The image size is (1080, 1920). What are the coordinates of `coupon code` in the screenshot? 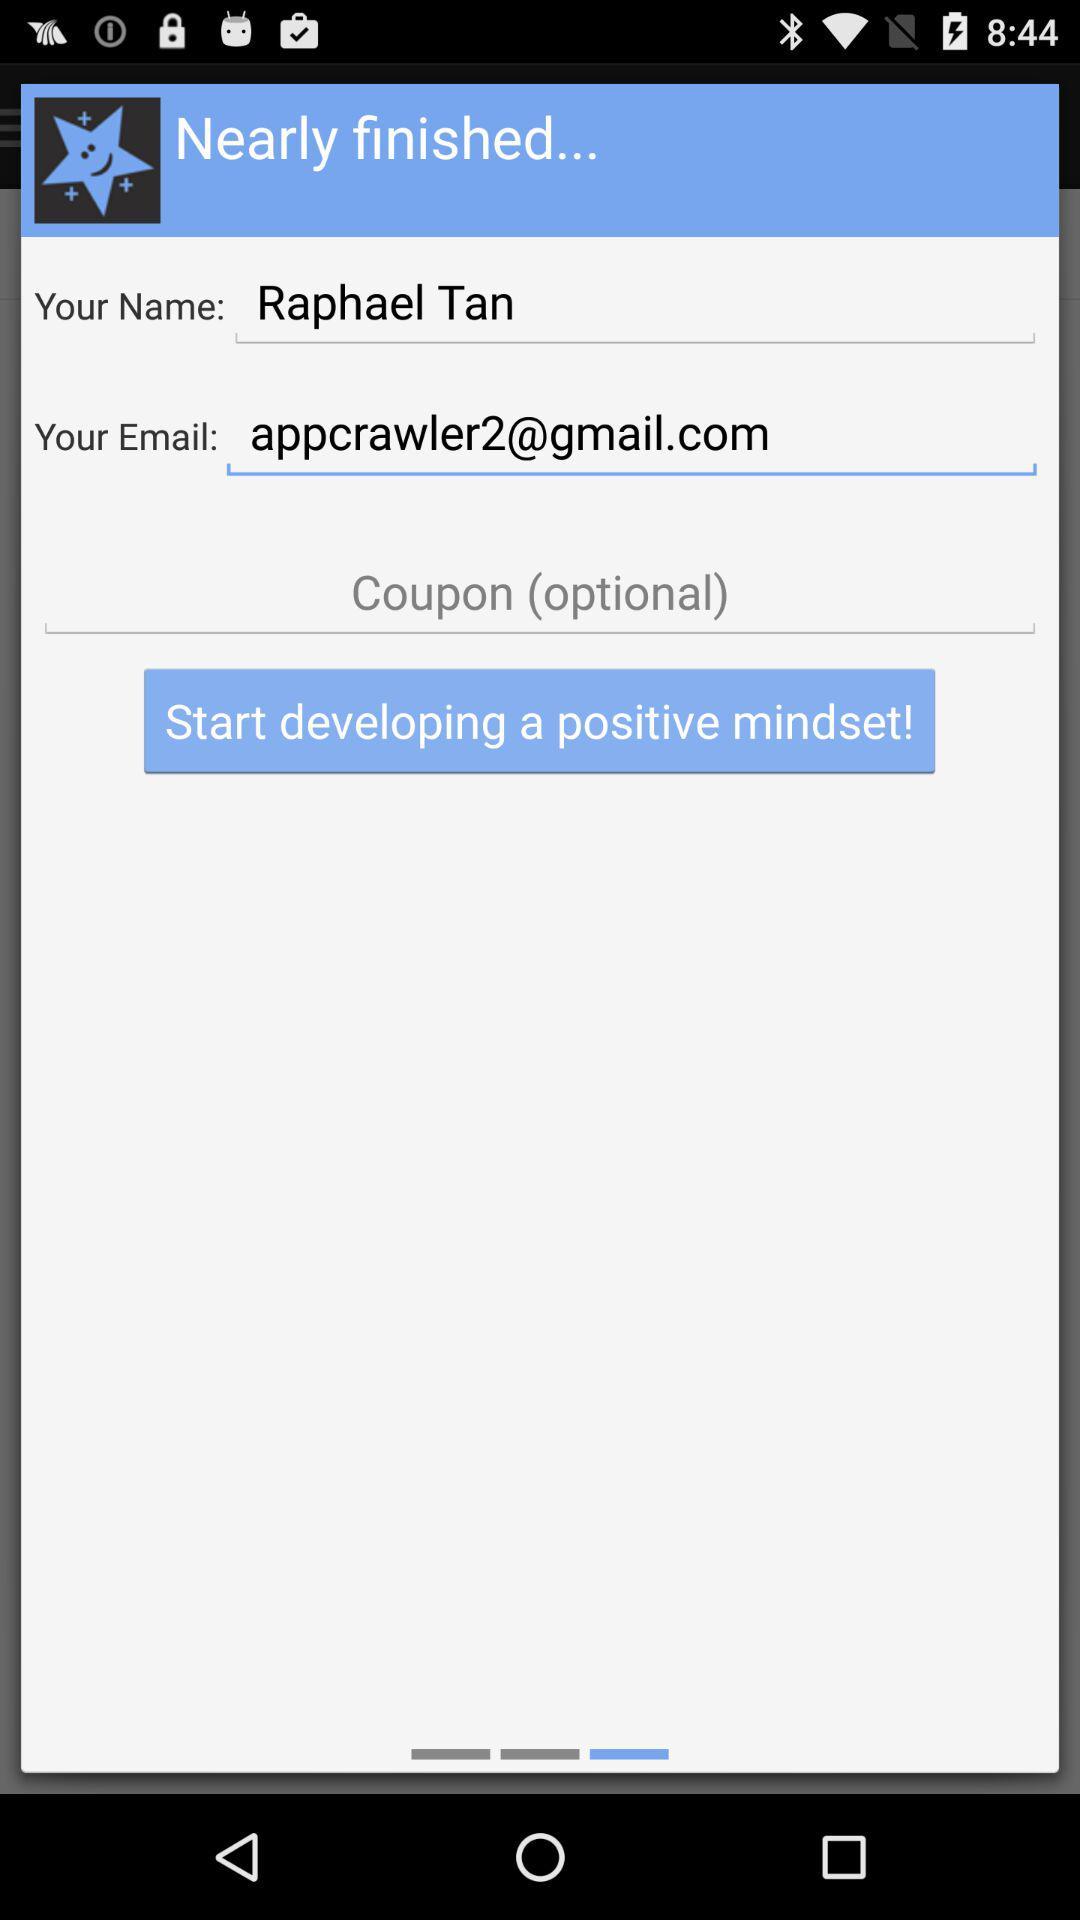 It's located at (540, 591).